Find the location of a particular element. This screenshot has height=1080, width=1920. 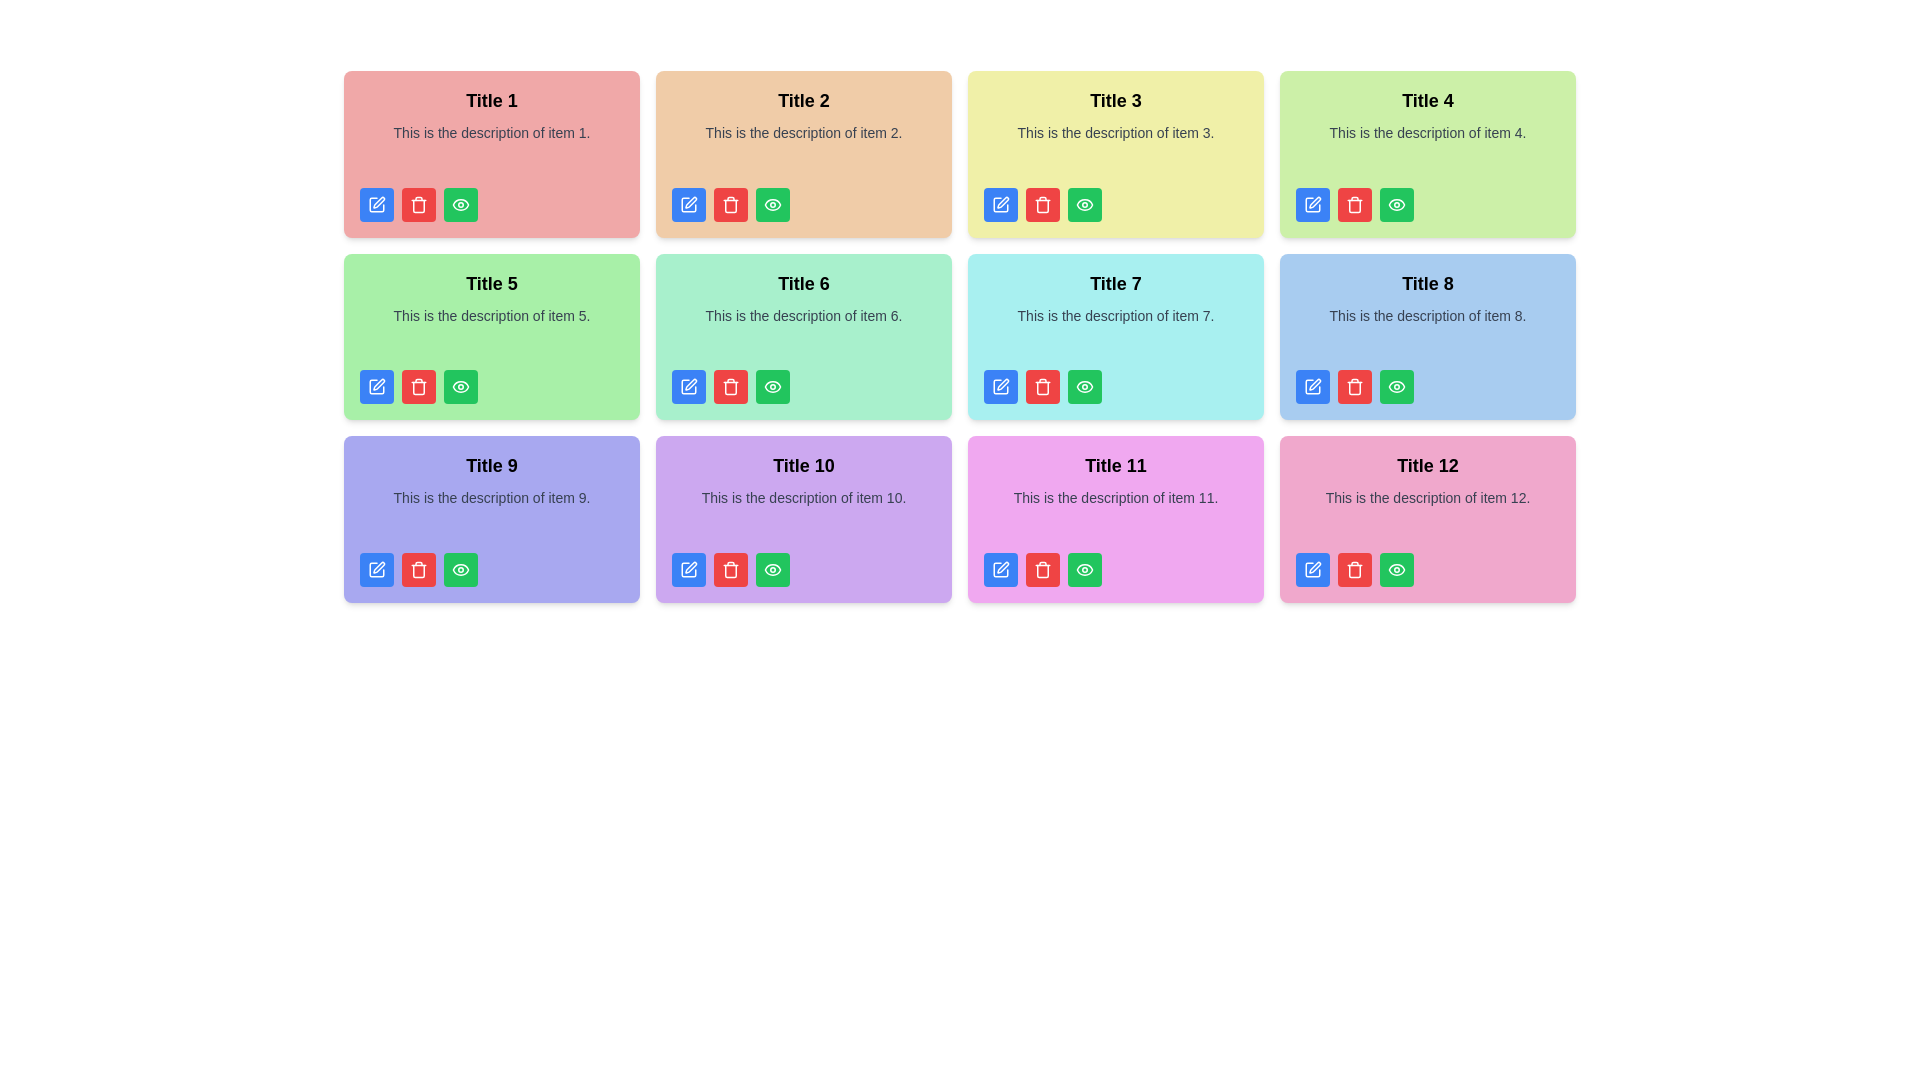

the pen graphic icon located in the bottom-right corner of the 'Title 11' card is located at coordinates (1003, 567).